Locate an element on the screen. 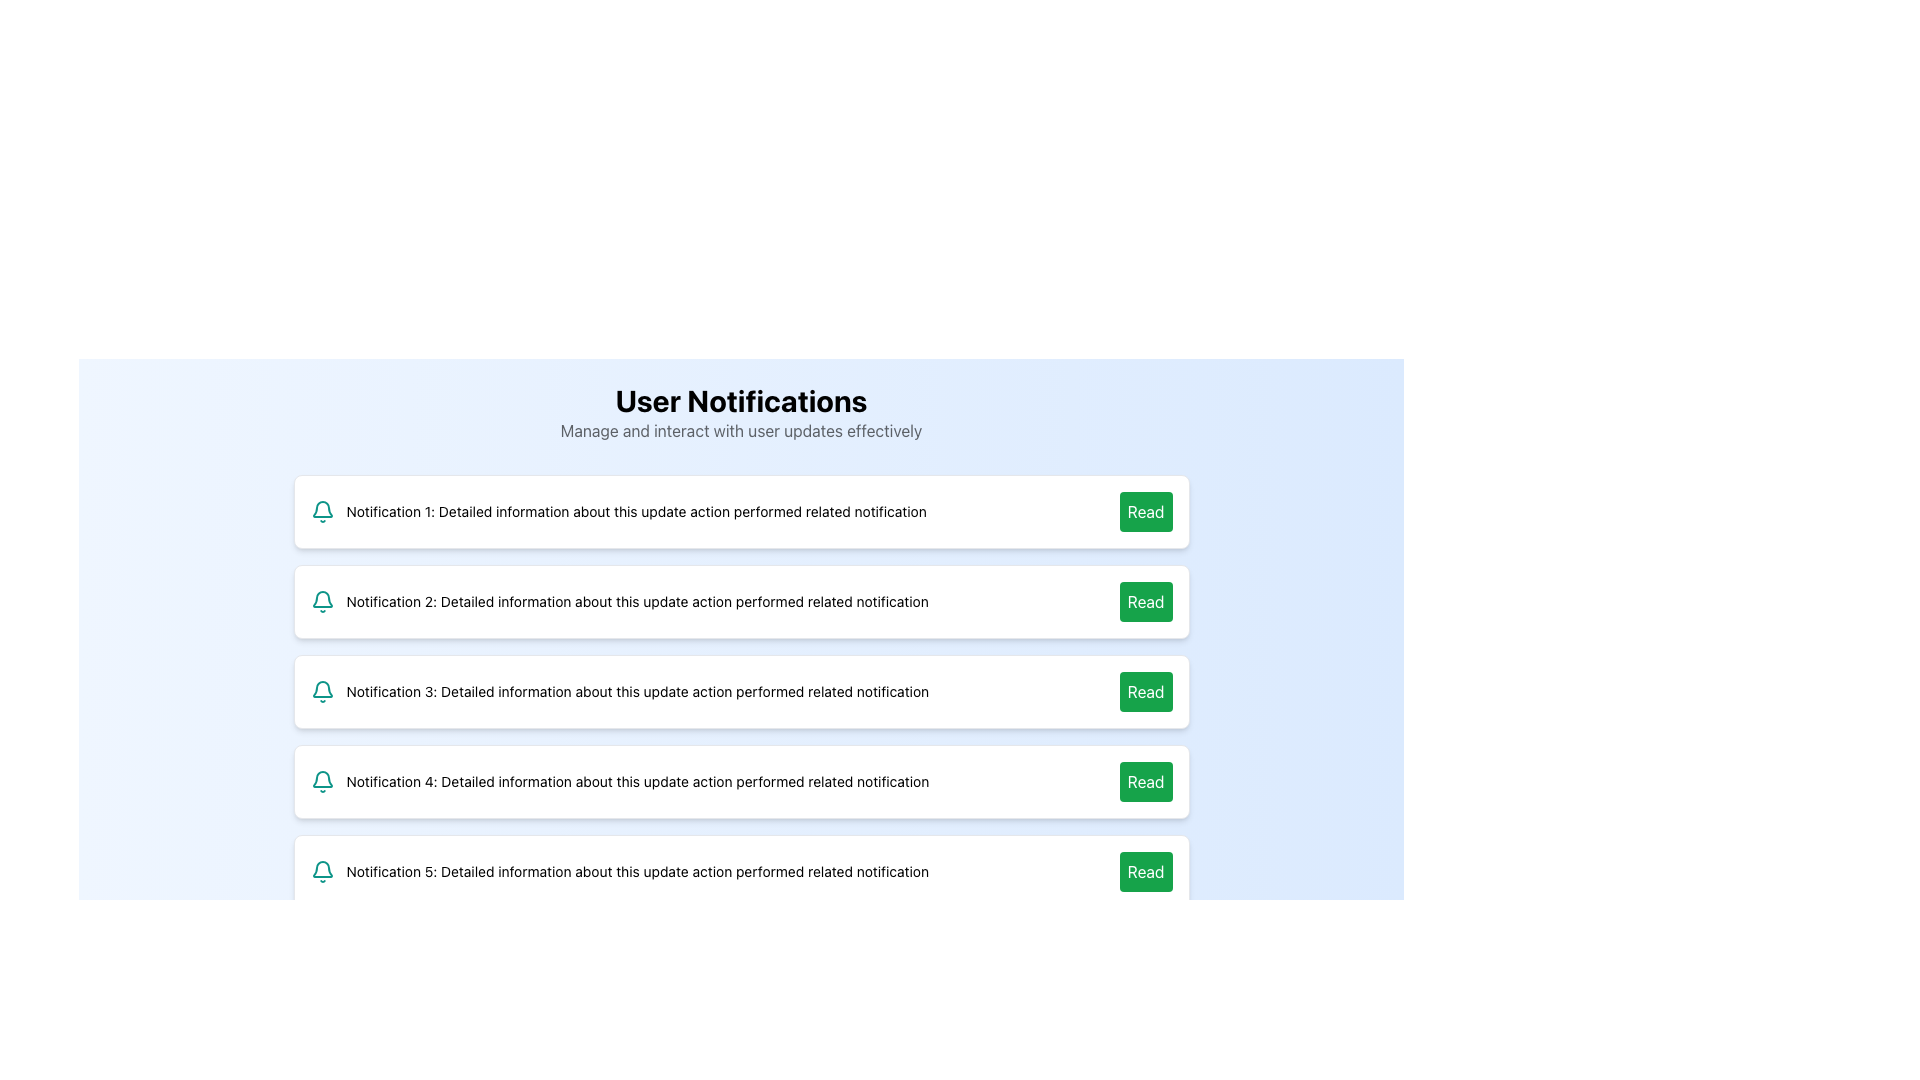 This screenshot has width=1920, height=1080. the bell icon located in the notification row titled 'Notification 3', which serves as a visual cue for notifications, alerts, or updates is located at coordinates (322, 690).